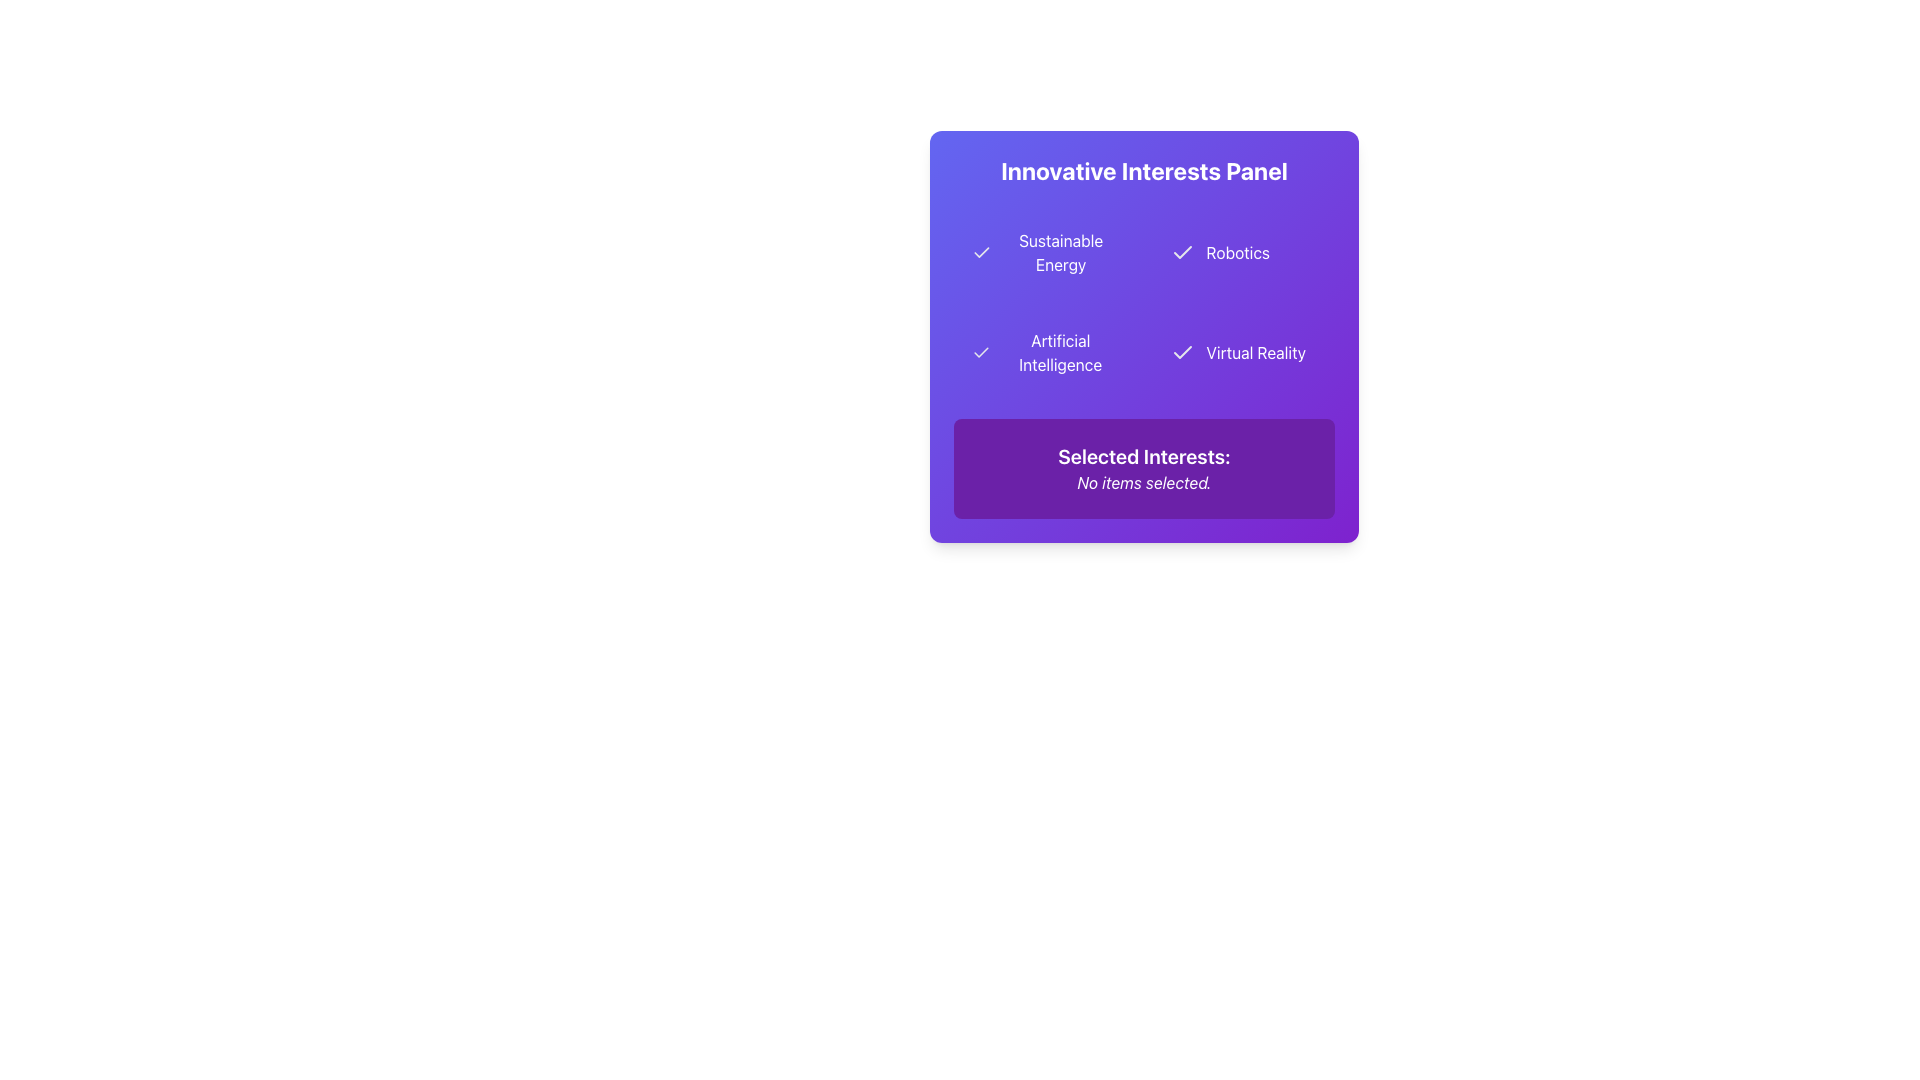  What do you see at coordinates (981, 352) in the screenshot?
I see `the checkmark icon (✔️) within the 'Innovative Interests Panel' that represents the 'Artificial Intelligence' option` at bounding box center [981, 352].